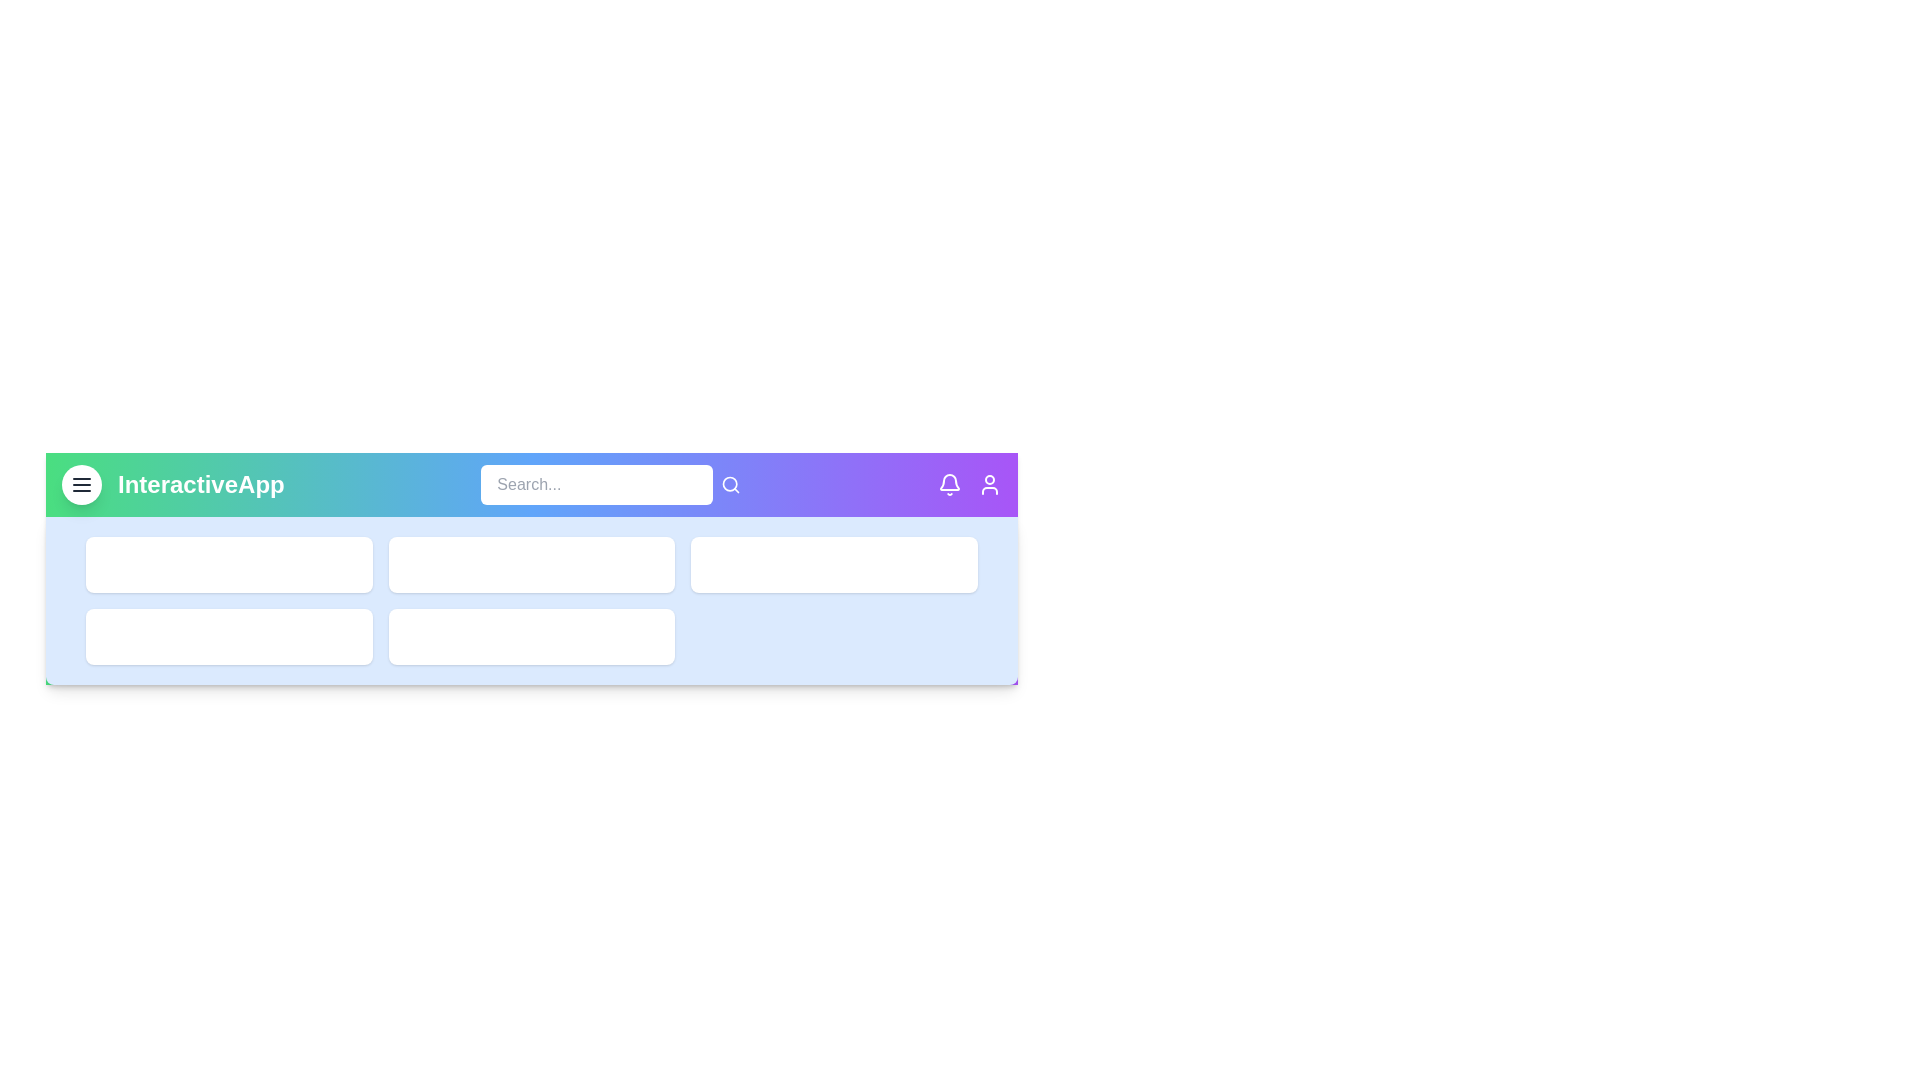 The width and height of the screenshot is (1920, 1080). I want to click on the user icon to open the user profile or settings, so click(989, 485).